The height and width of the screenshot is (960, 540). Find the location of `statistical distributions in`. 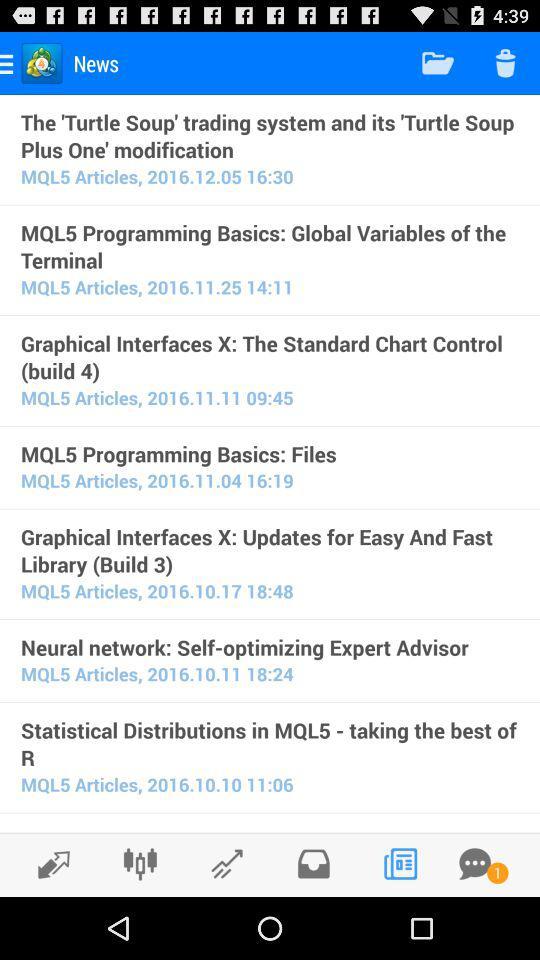

statistical distributions in is located at coordinates (270, 743).